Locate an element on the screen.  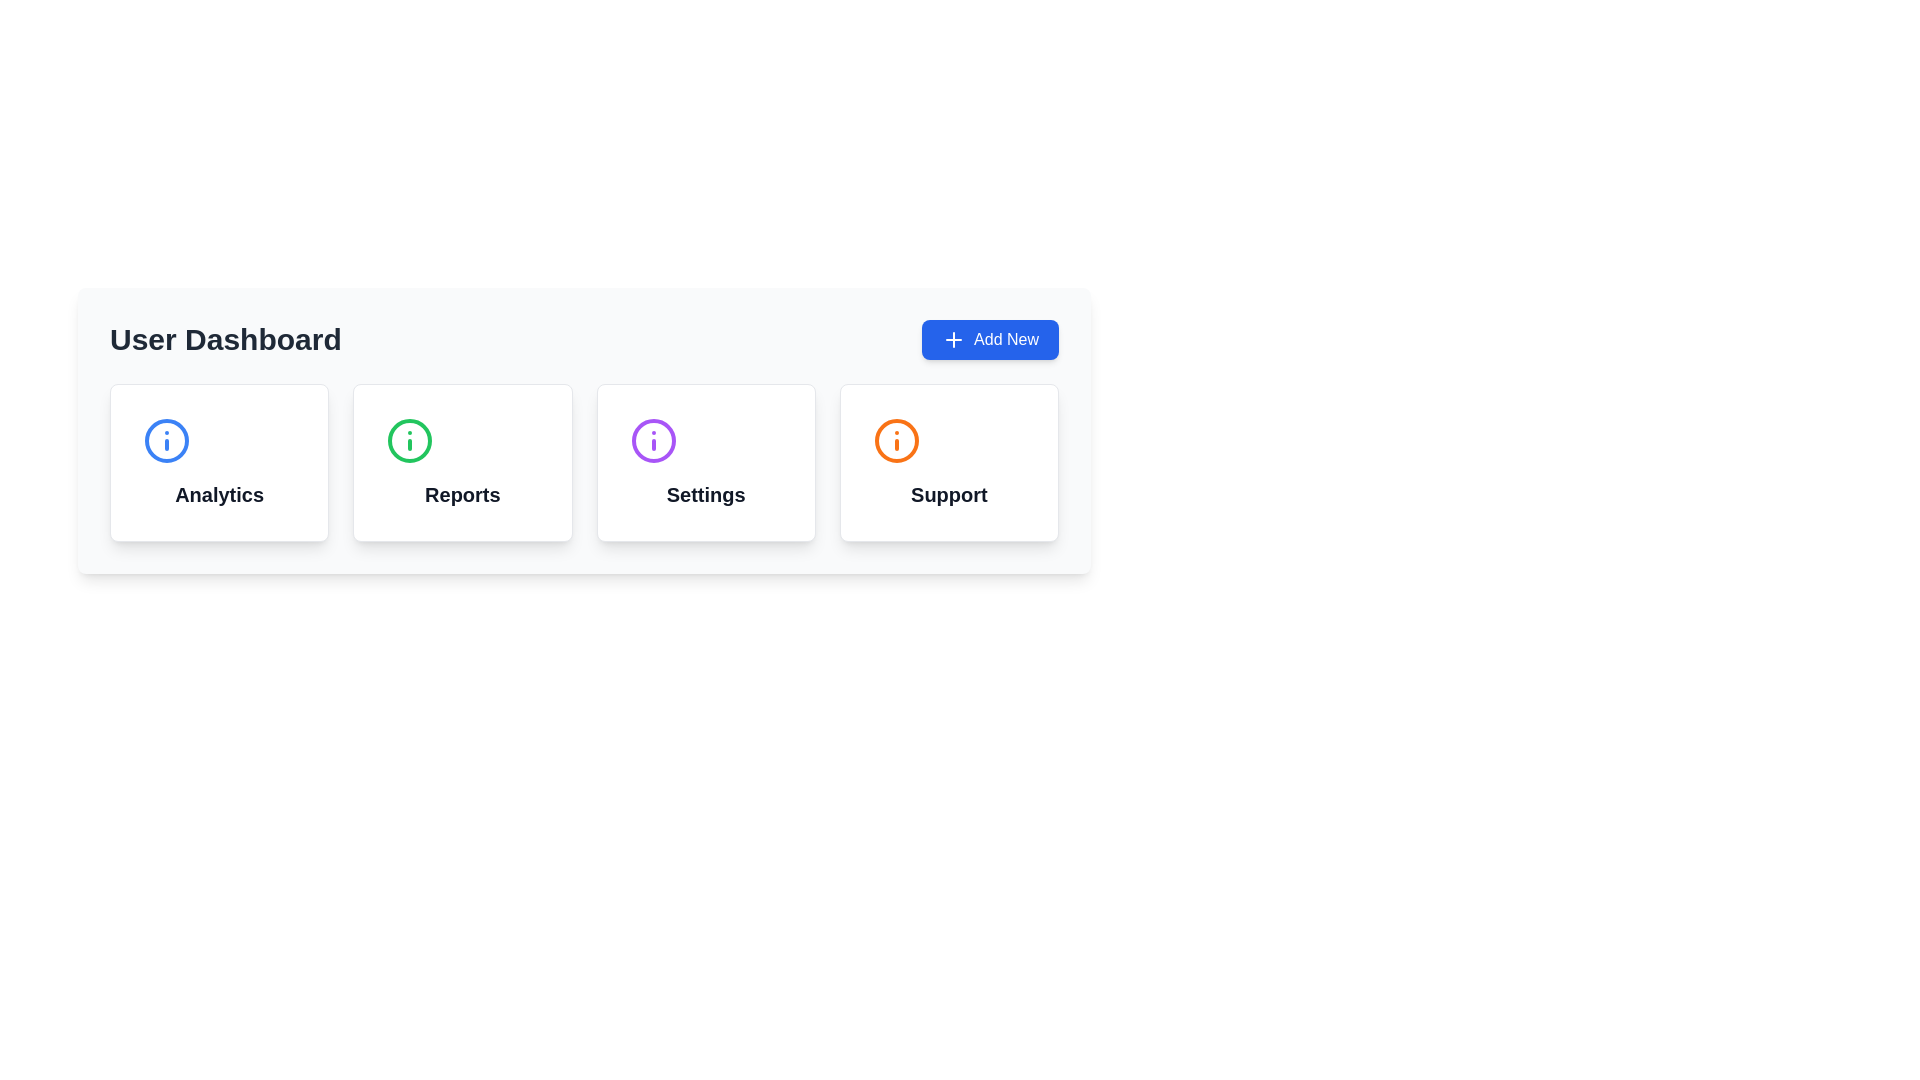
the circular green icon with an 'i' symbol located at the top center of the card labeled 'Reports', which is the second card from the left in the list of cards is located at coordinates (409, 439).